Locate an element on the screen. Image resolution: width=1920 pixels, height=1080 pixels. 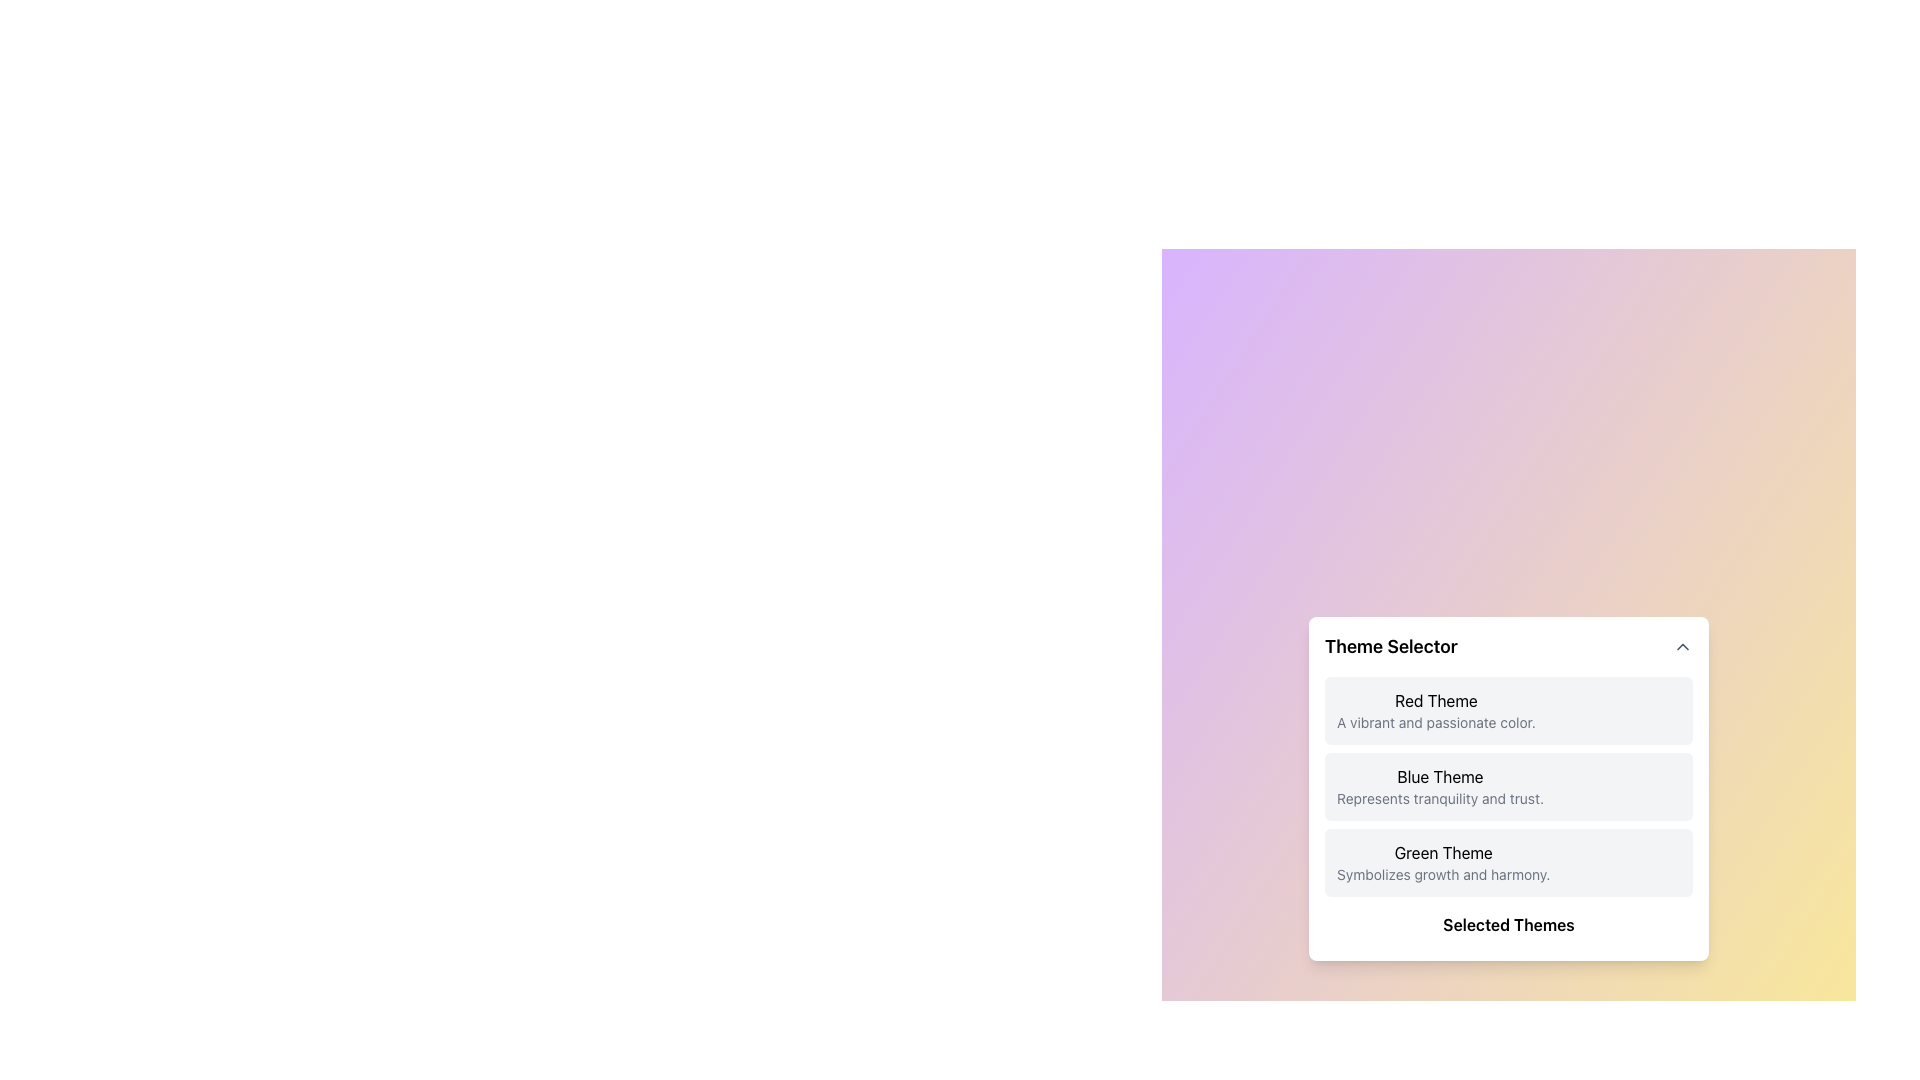
the second selectable list item labeled 'Blue Theme' is located at coordinates (1508, 785).